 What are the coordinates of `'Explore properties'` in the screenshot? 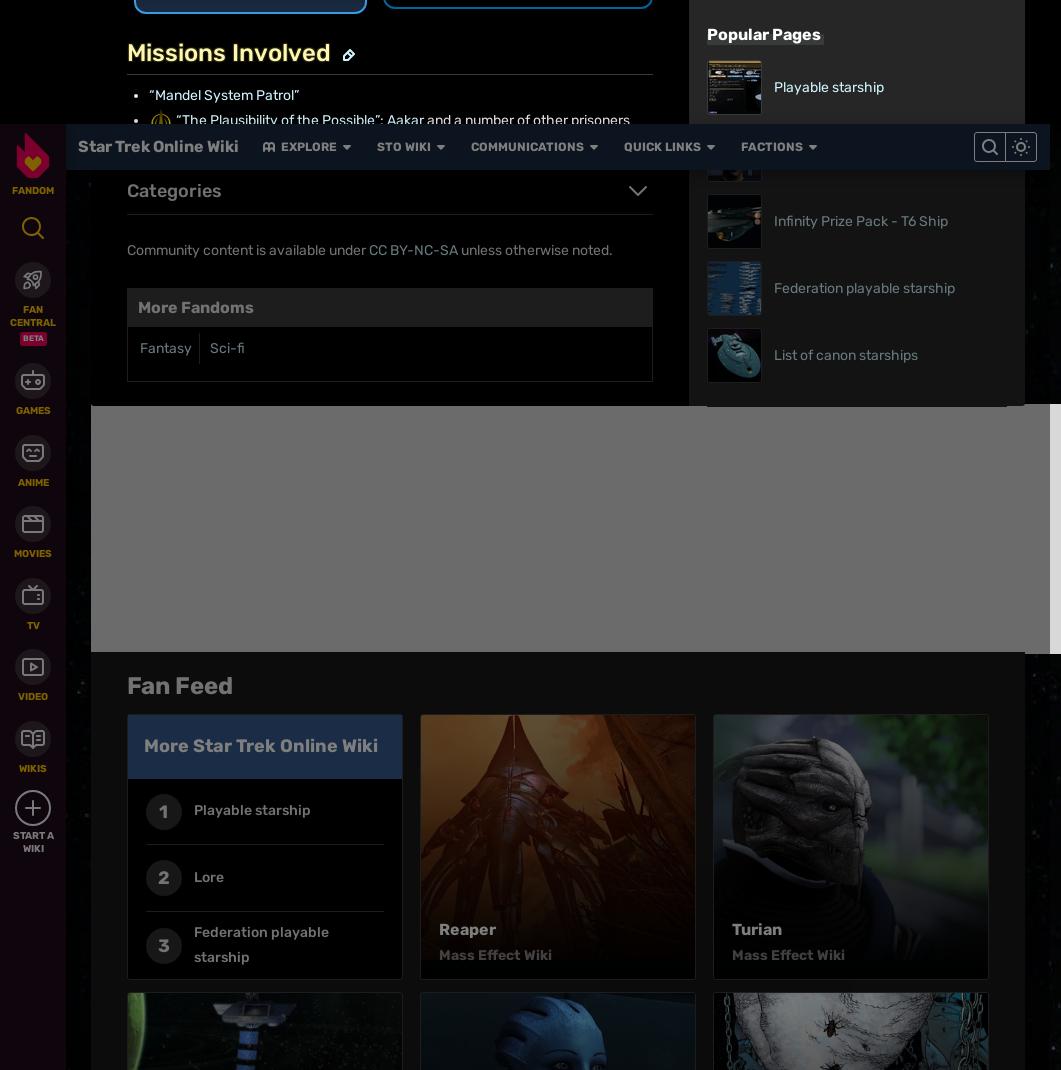 It's located at (153, 588).